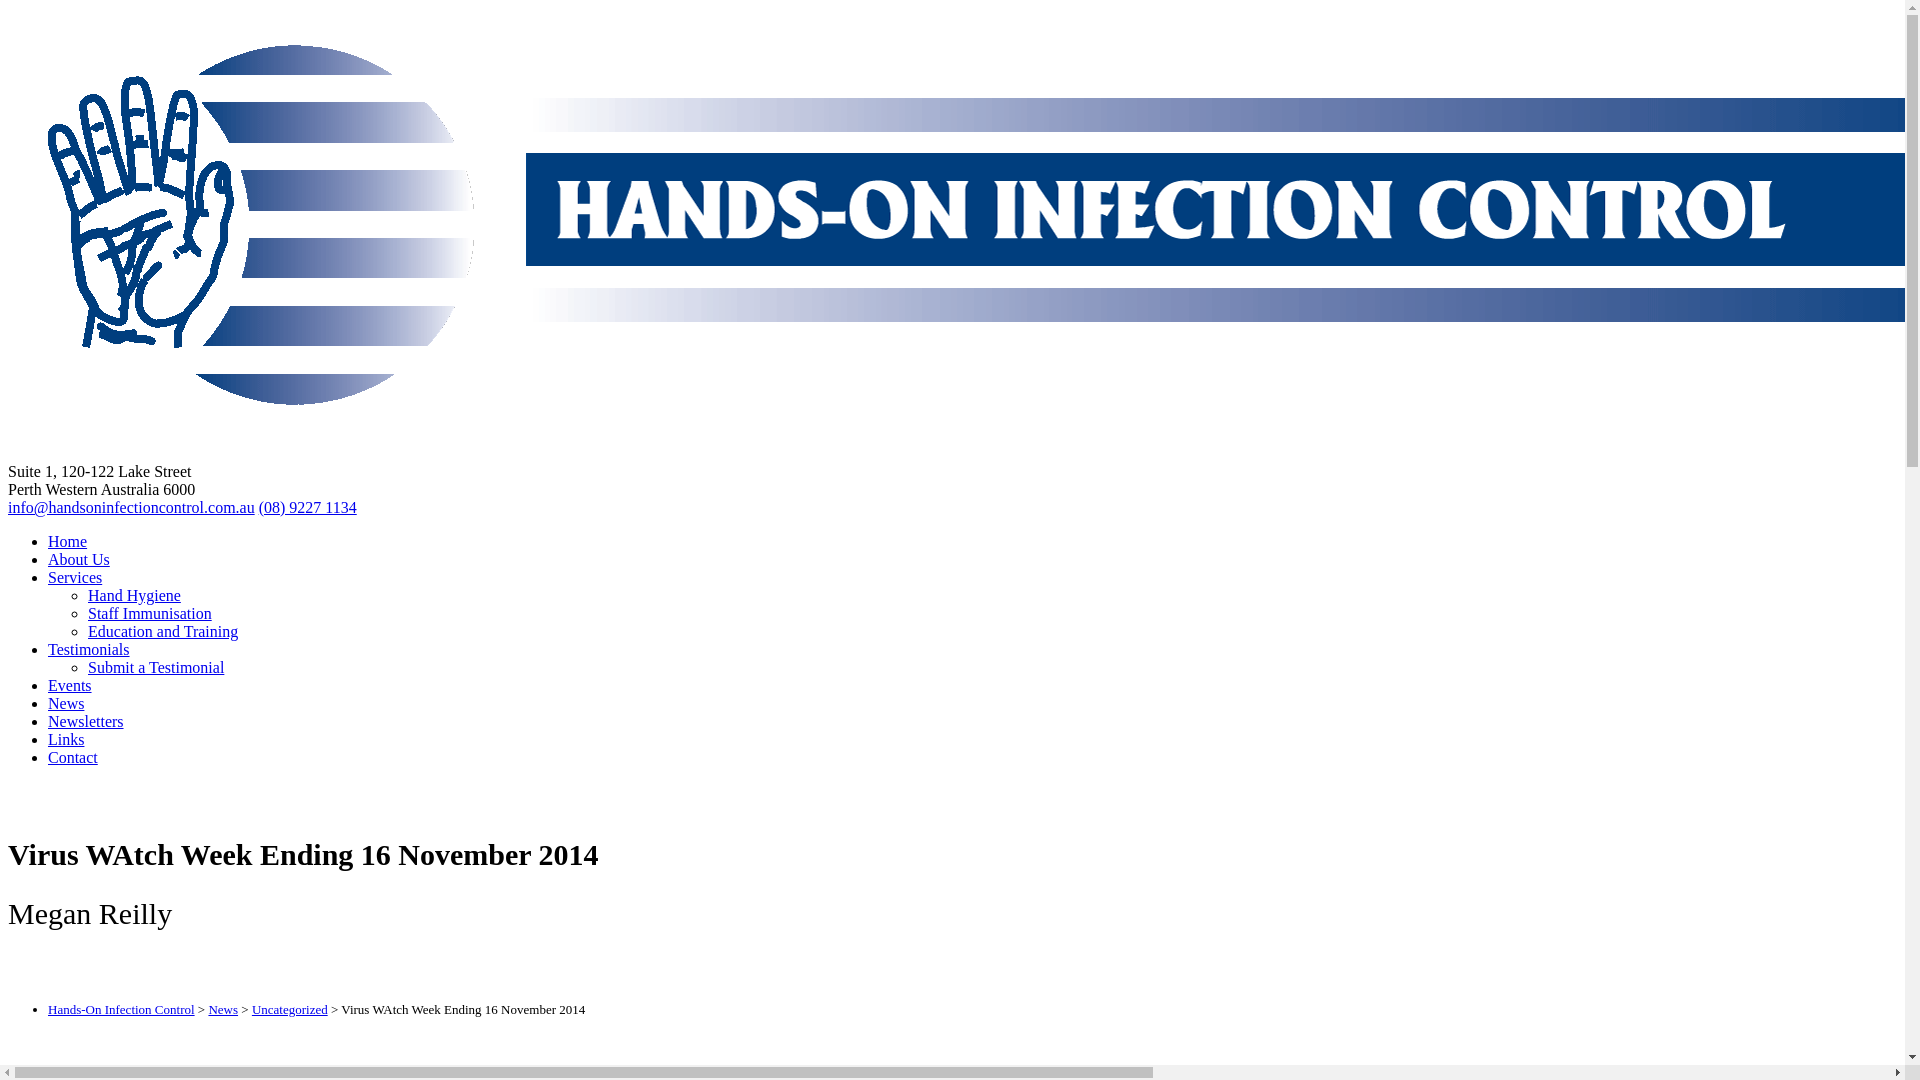 The height and width of the screenshot is (1080, 1920). What do you see at coordinates (88, 649) in the screenshot?
I see `'Testimonials'` at bounding box center [88, 649].